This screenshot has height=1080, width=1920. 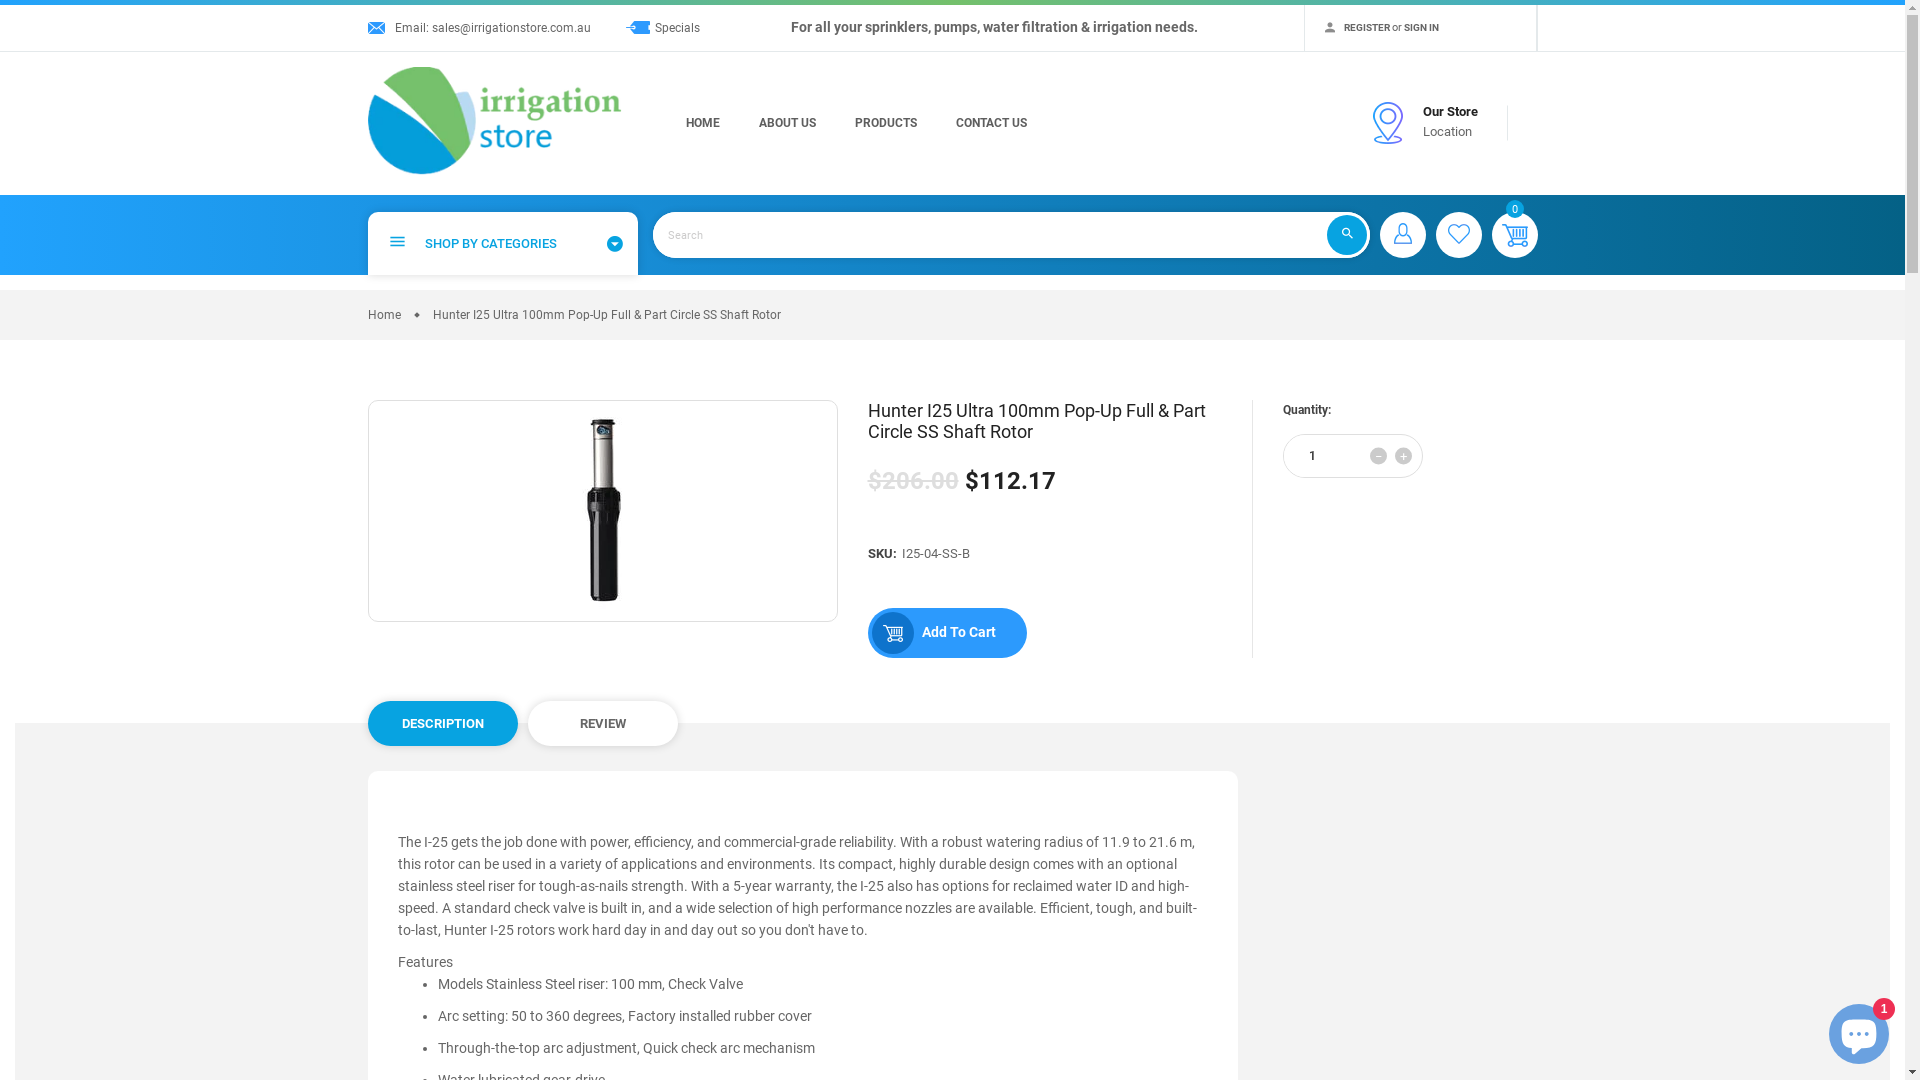 What do you see at coordinates (785, 123) in the screenshot?
I see `'ABOUT US'` at bounding box center [785, 123].